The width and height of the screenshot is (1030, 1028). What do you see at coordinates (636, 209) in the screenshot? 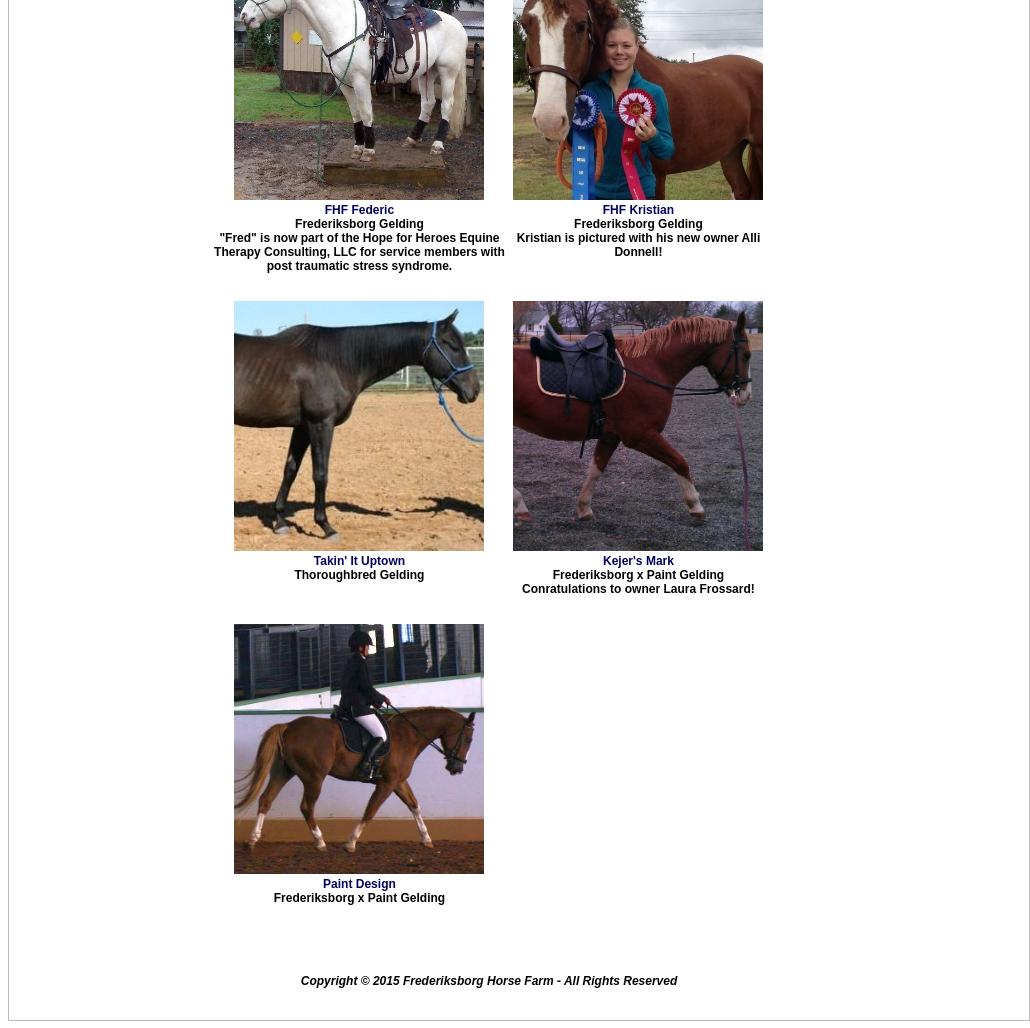
I see `'FHF Kristian'` at bounding box center [636, 209].